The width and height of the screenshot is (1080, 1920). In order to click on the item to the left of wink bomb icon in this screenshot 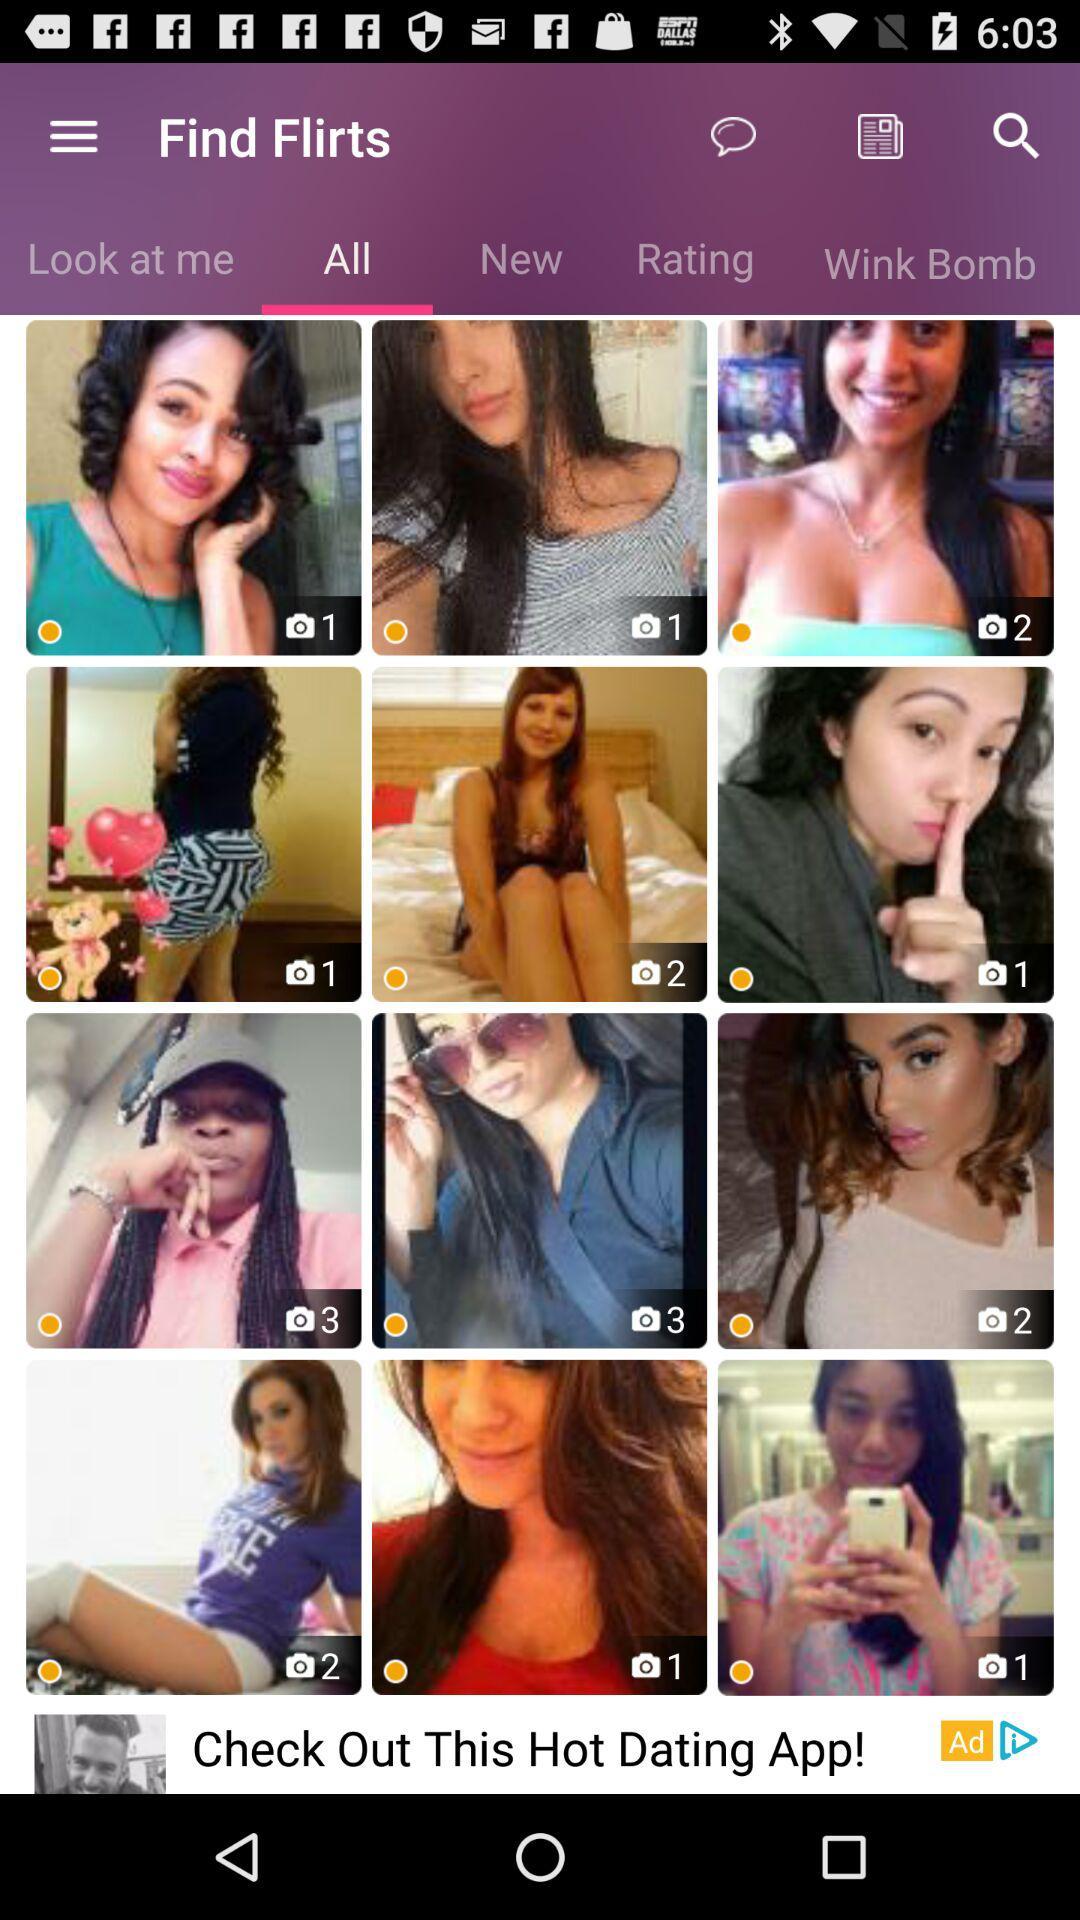, I will do `click(694, 261)`.